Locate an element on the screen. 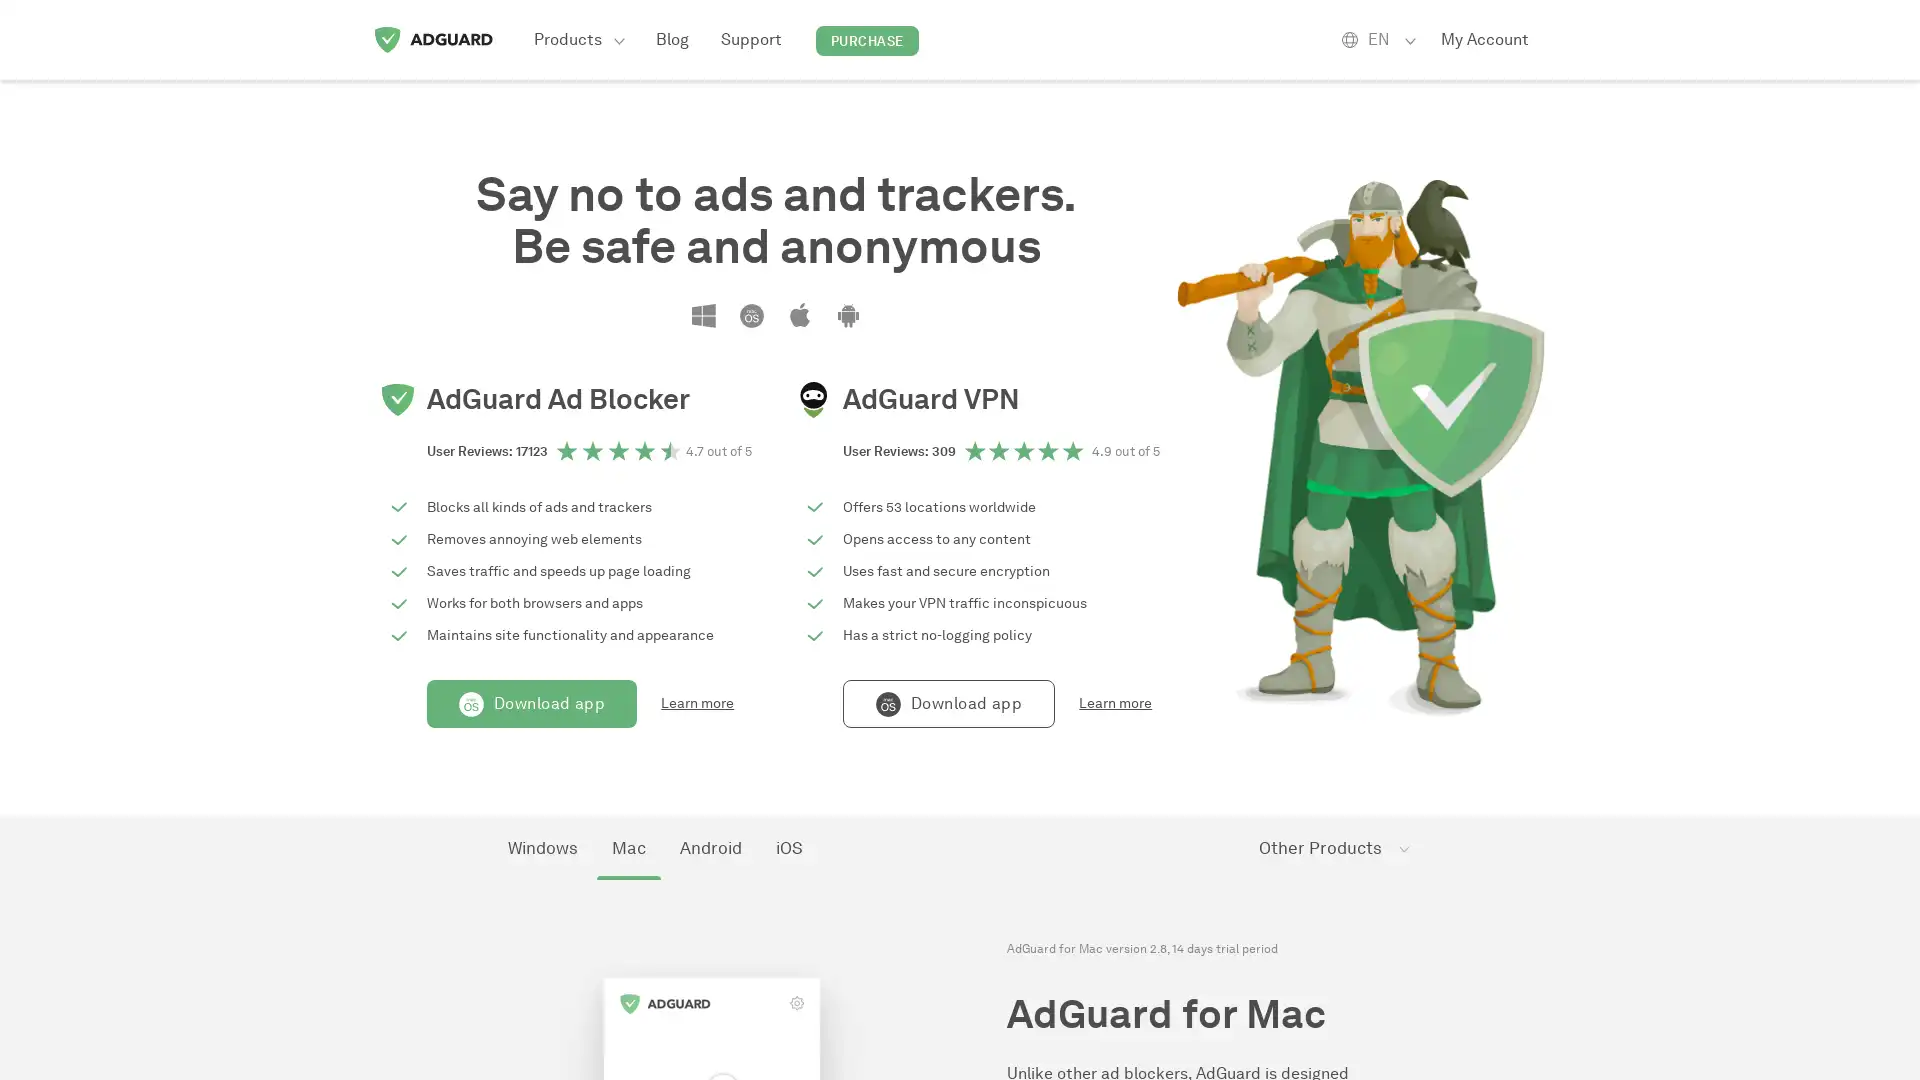 Image resolution: width=1920 pixels, height=1080 pixels. Android is located at coordinates (710, 848).